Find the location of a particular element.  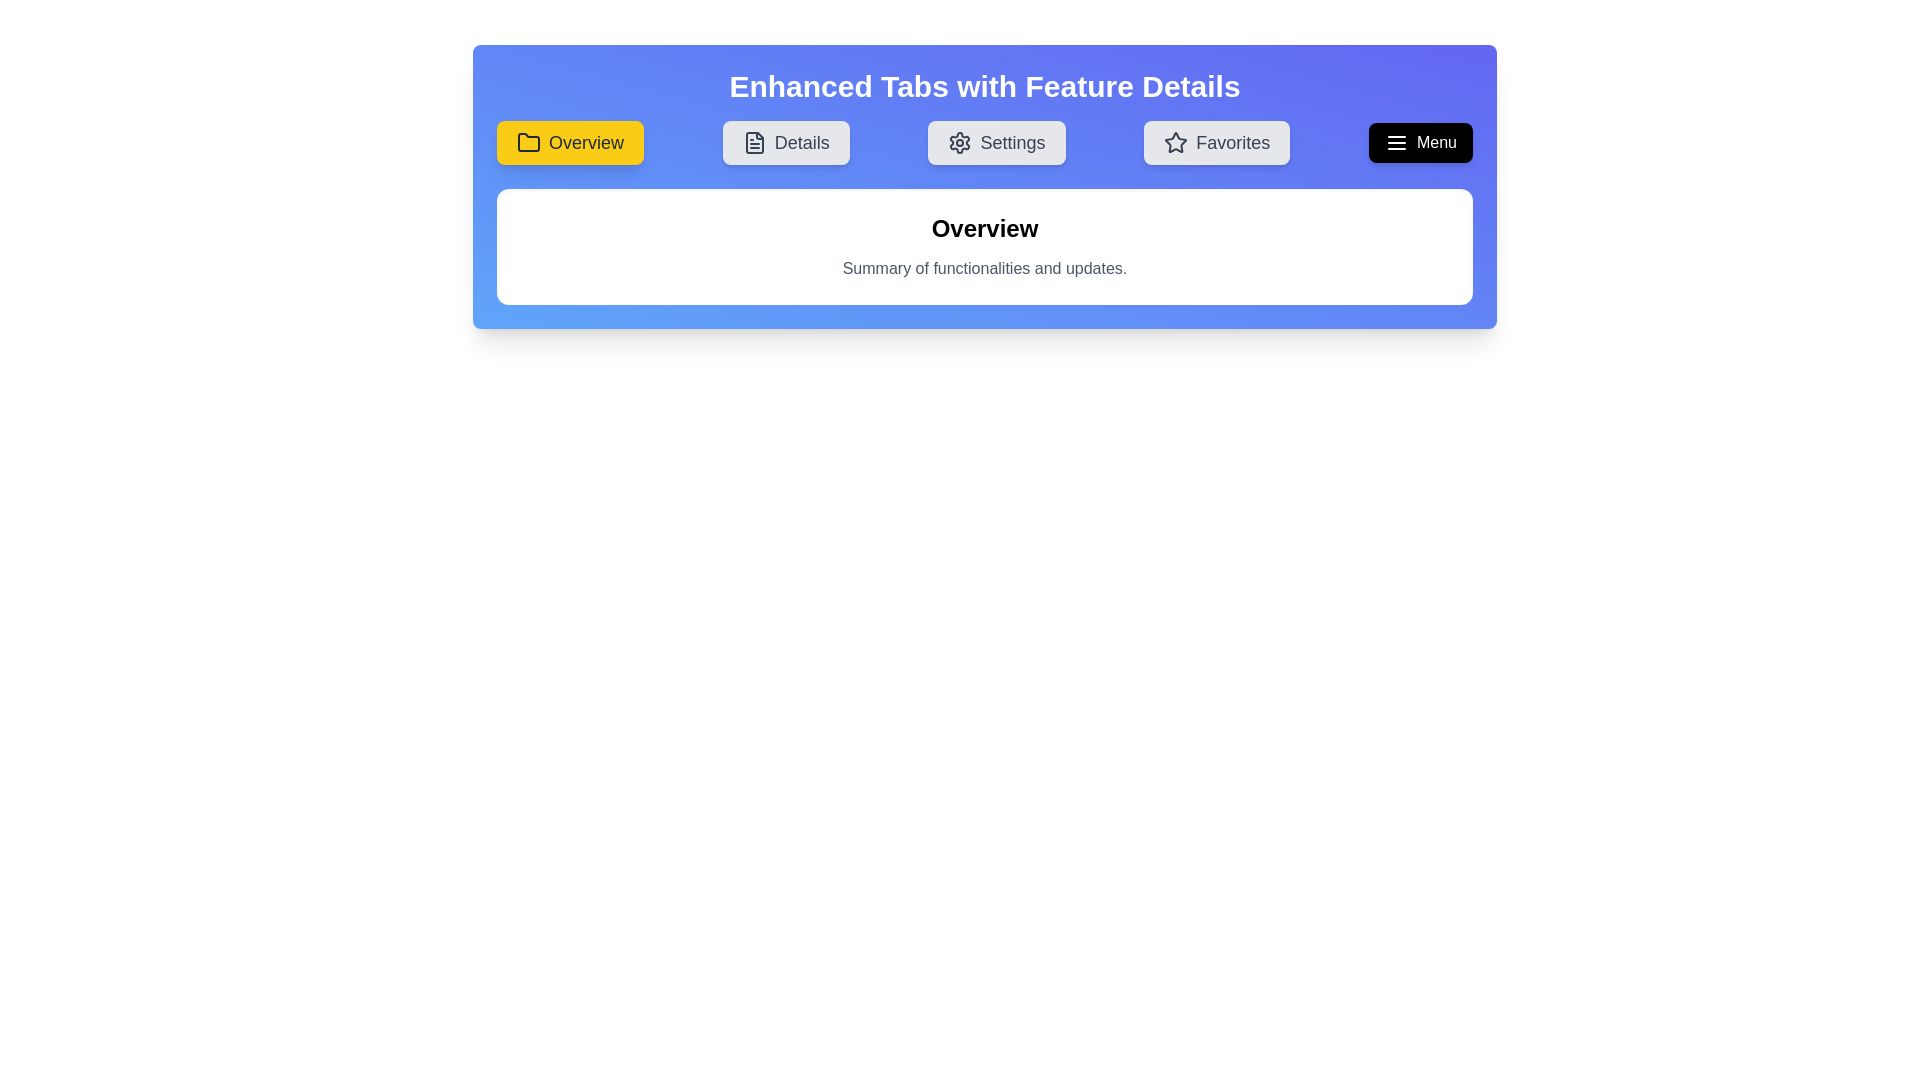

the star-shaped icon that is part of the 'Favorites' button in the top navigation bar is located at coordinates (1176, 141).